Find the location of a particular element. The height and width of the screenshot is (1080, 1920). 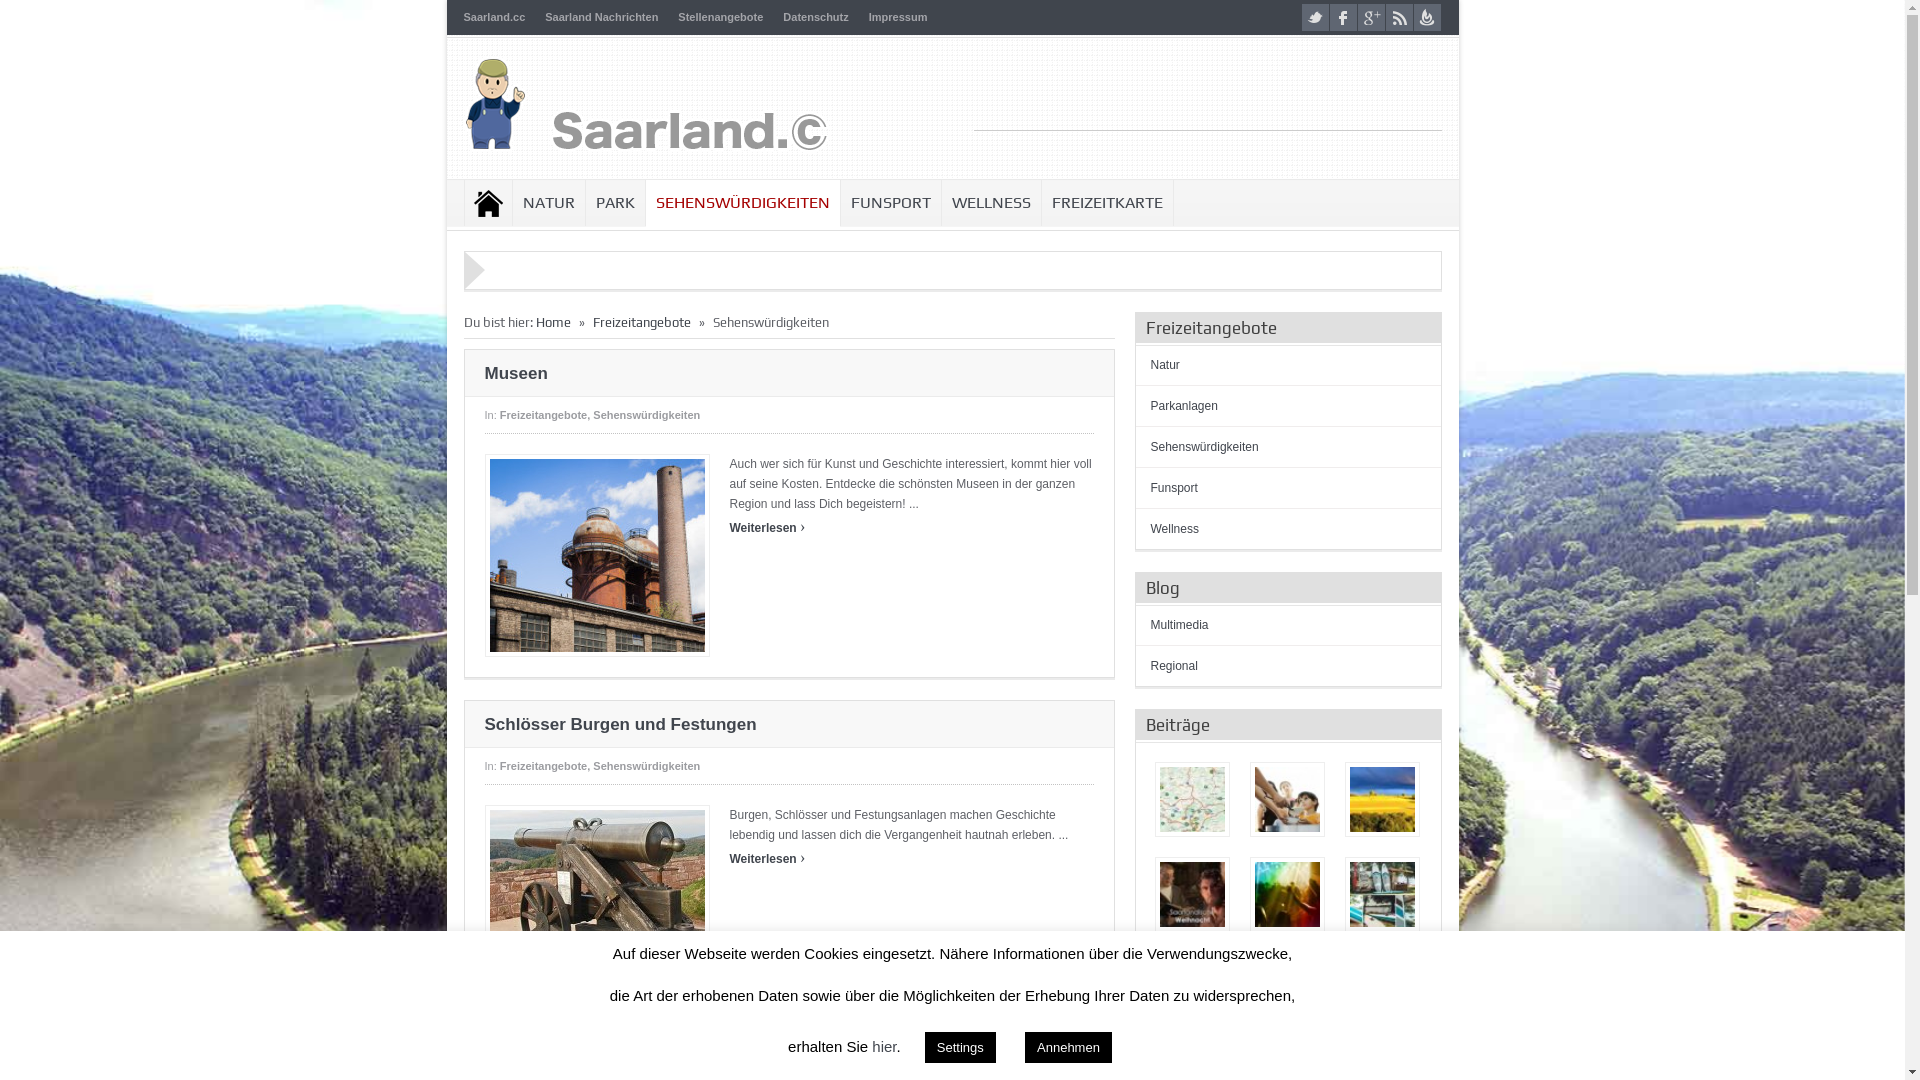

'rss' is located at coordinates (1398, 17).